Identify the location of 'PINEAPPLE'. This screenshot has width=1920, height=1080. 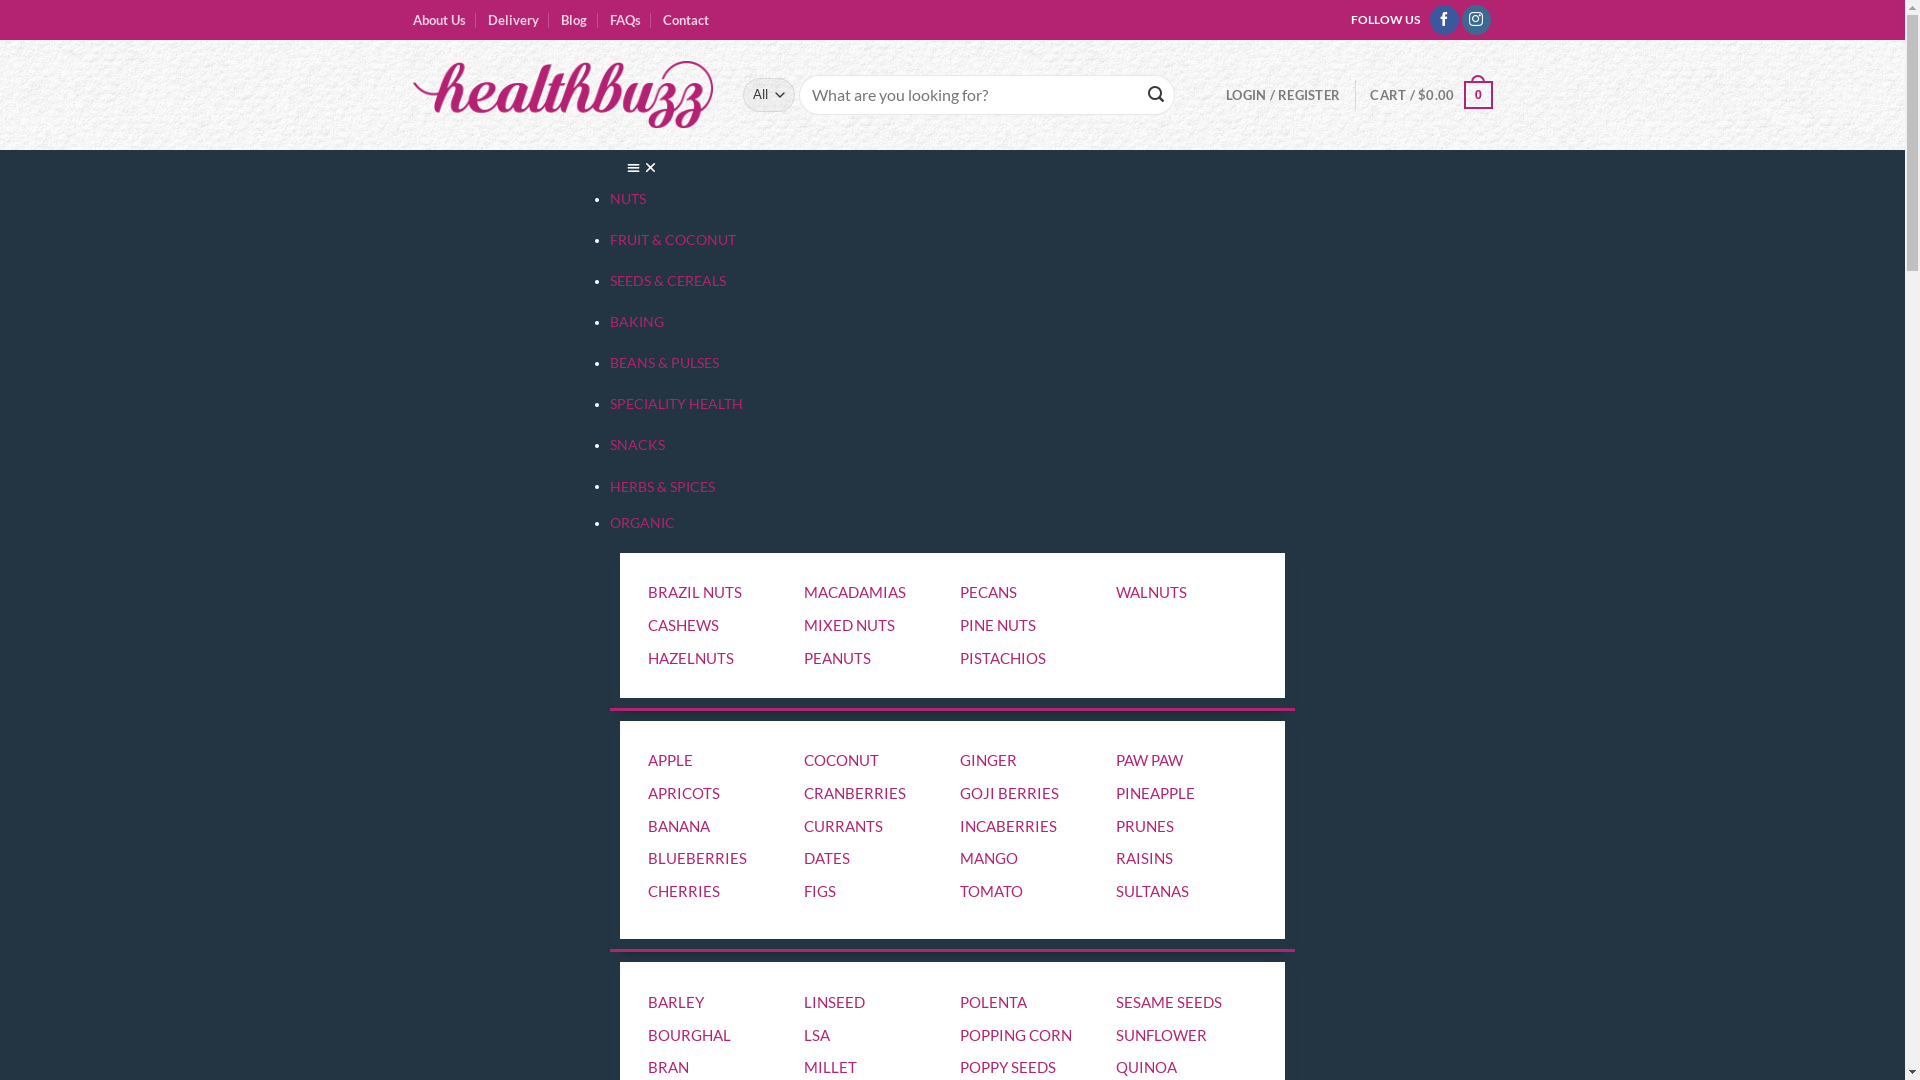
(1155, 792).